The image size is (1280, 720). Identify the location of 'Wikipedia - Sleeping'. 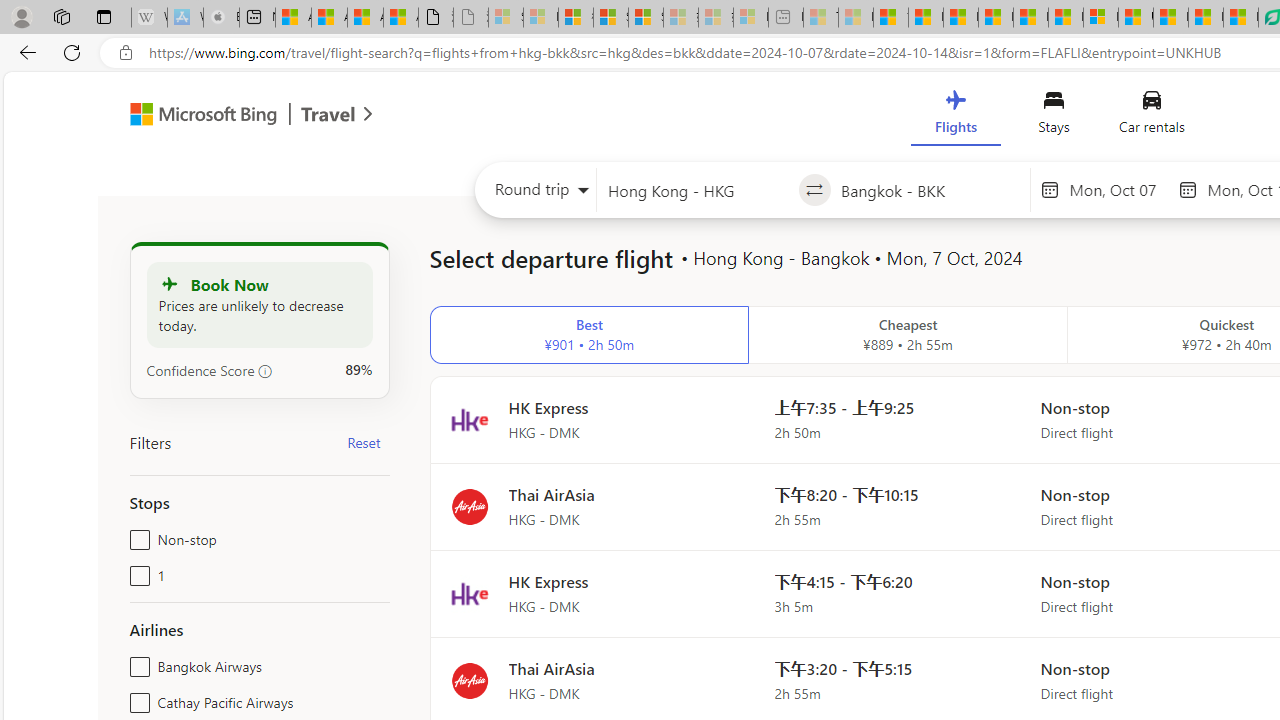
(148, 17).